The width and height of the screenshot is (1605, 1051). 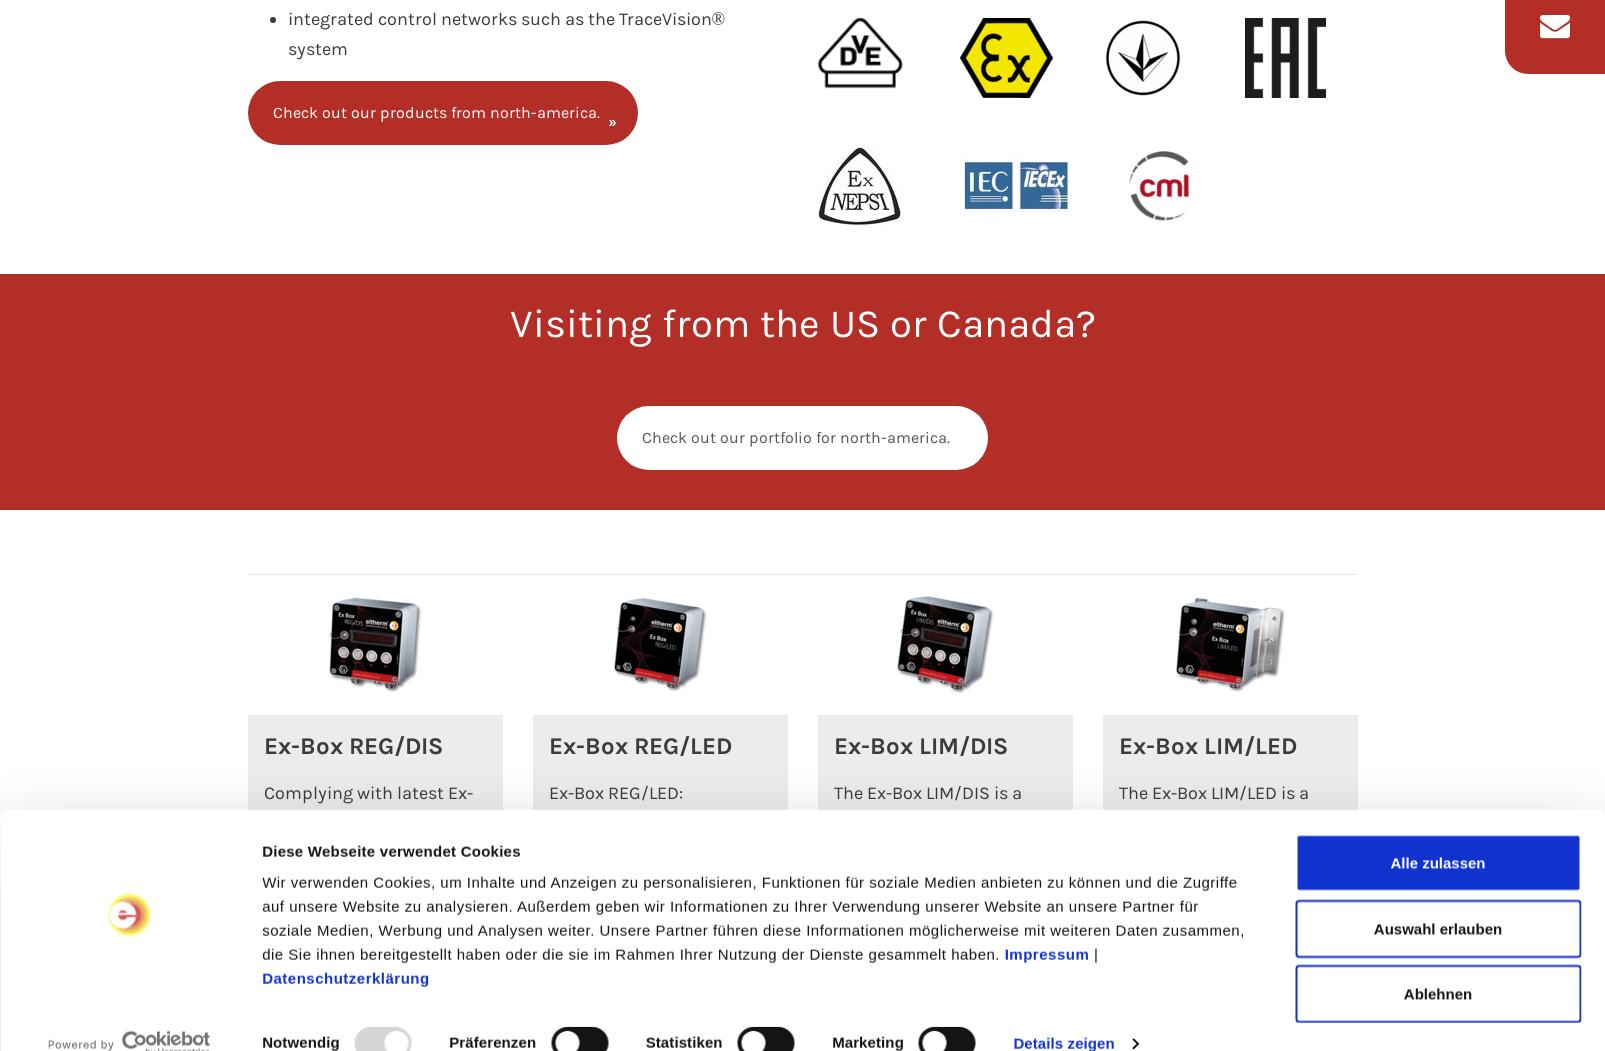 What do you see at coordinates (1063, 909) in the screenshot?
I see `'Details zeigen'` at bounding box center [1063, 909].